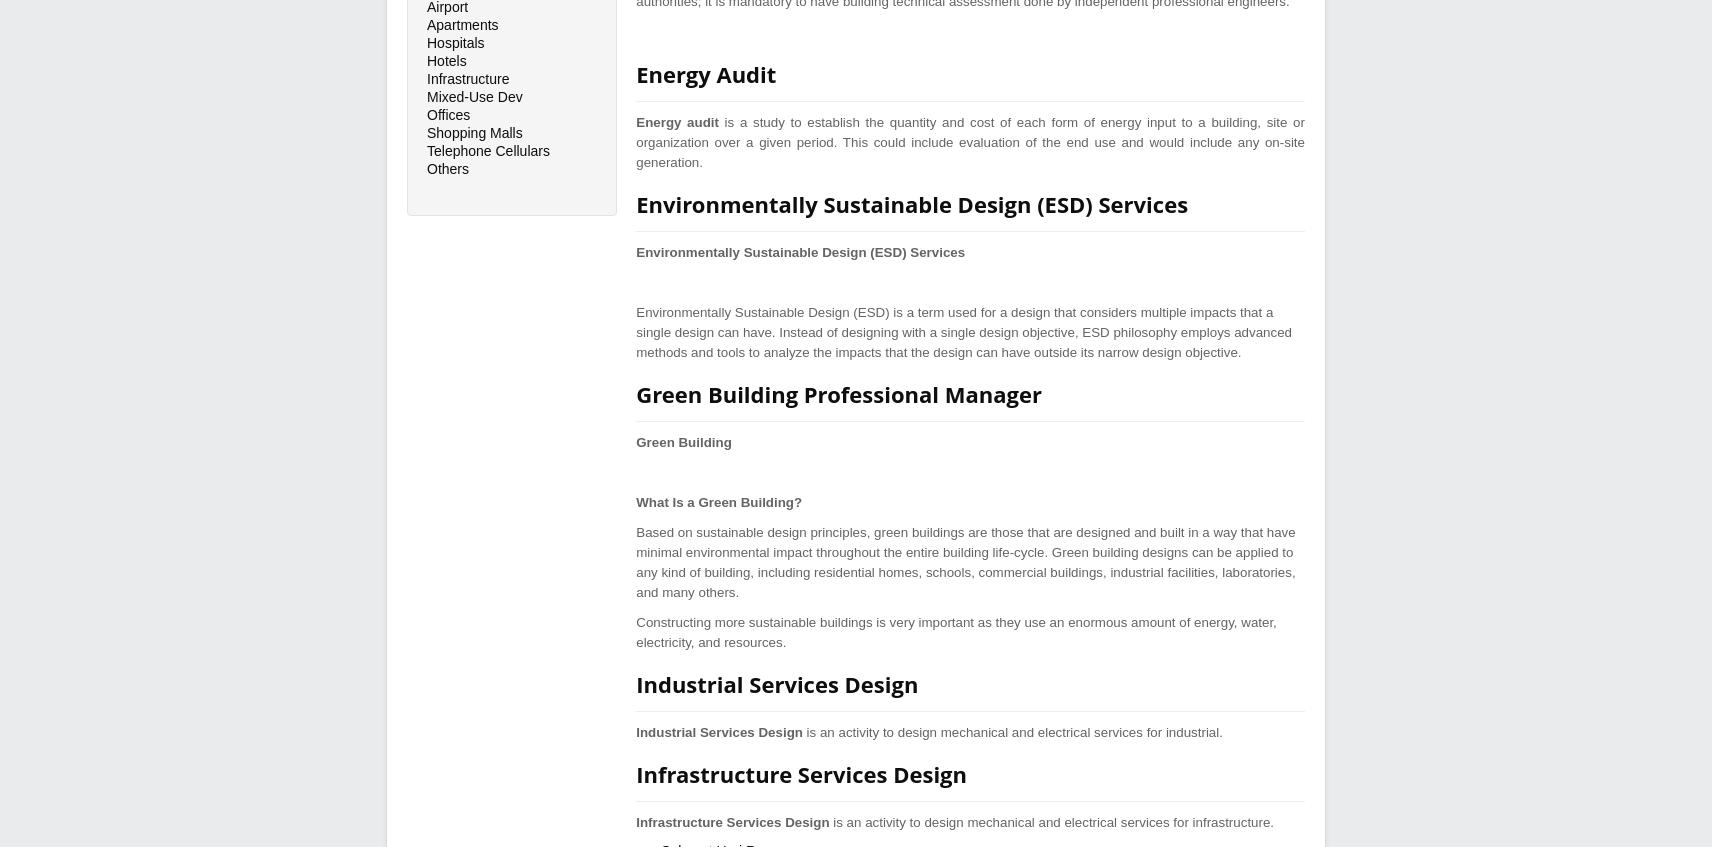  I want to click on 'Based on sustainable design principles, green buildings are those that are designed and built in a way that have minimal environmental impact throughout the entire building life-cycle. Green building designs can be applied to any kind of building, including residential homes, schools, commercial buildings, industrial facilities, laboratories, and many others.', so click(964, 561).